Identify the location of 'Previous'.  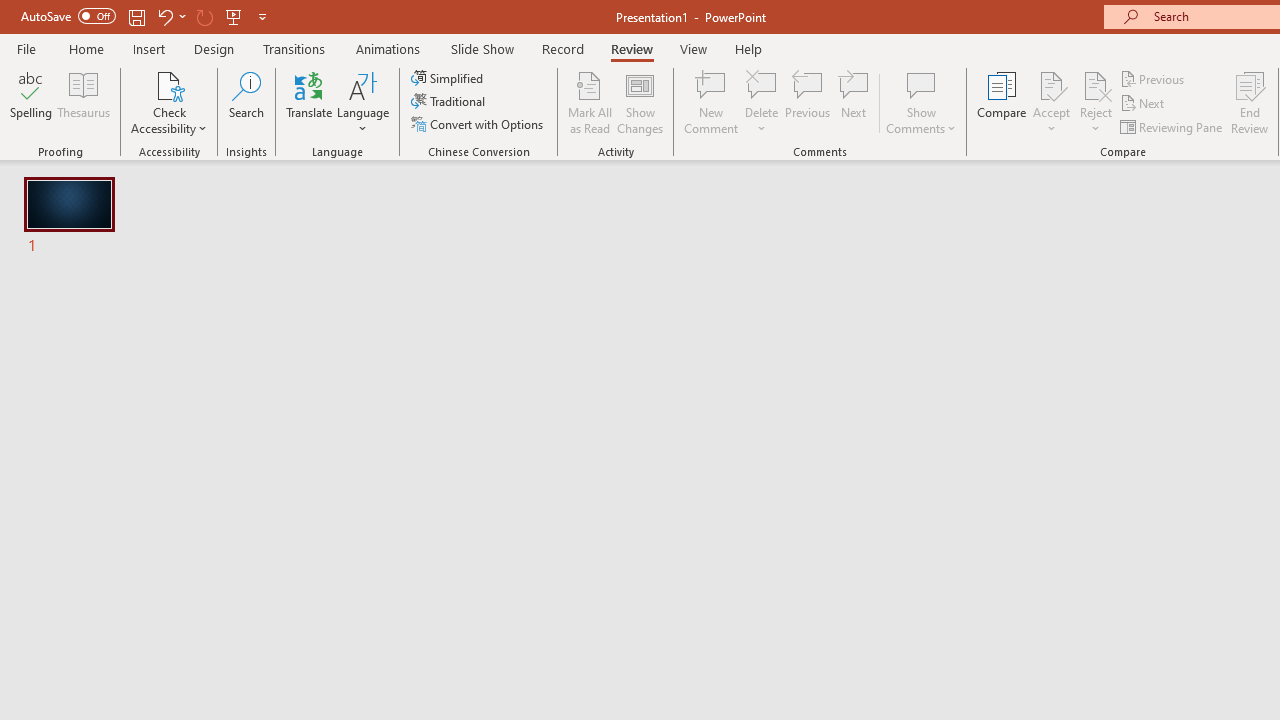
(1153, 78).